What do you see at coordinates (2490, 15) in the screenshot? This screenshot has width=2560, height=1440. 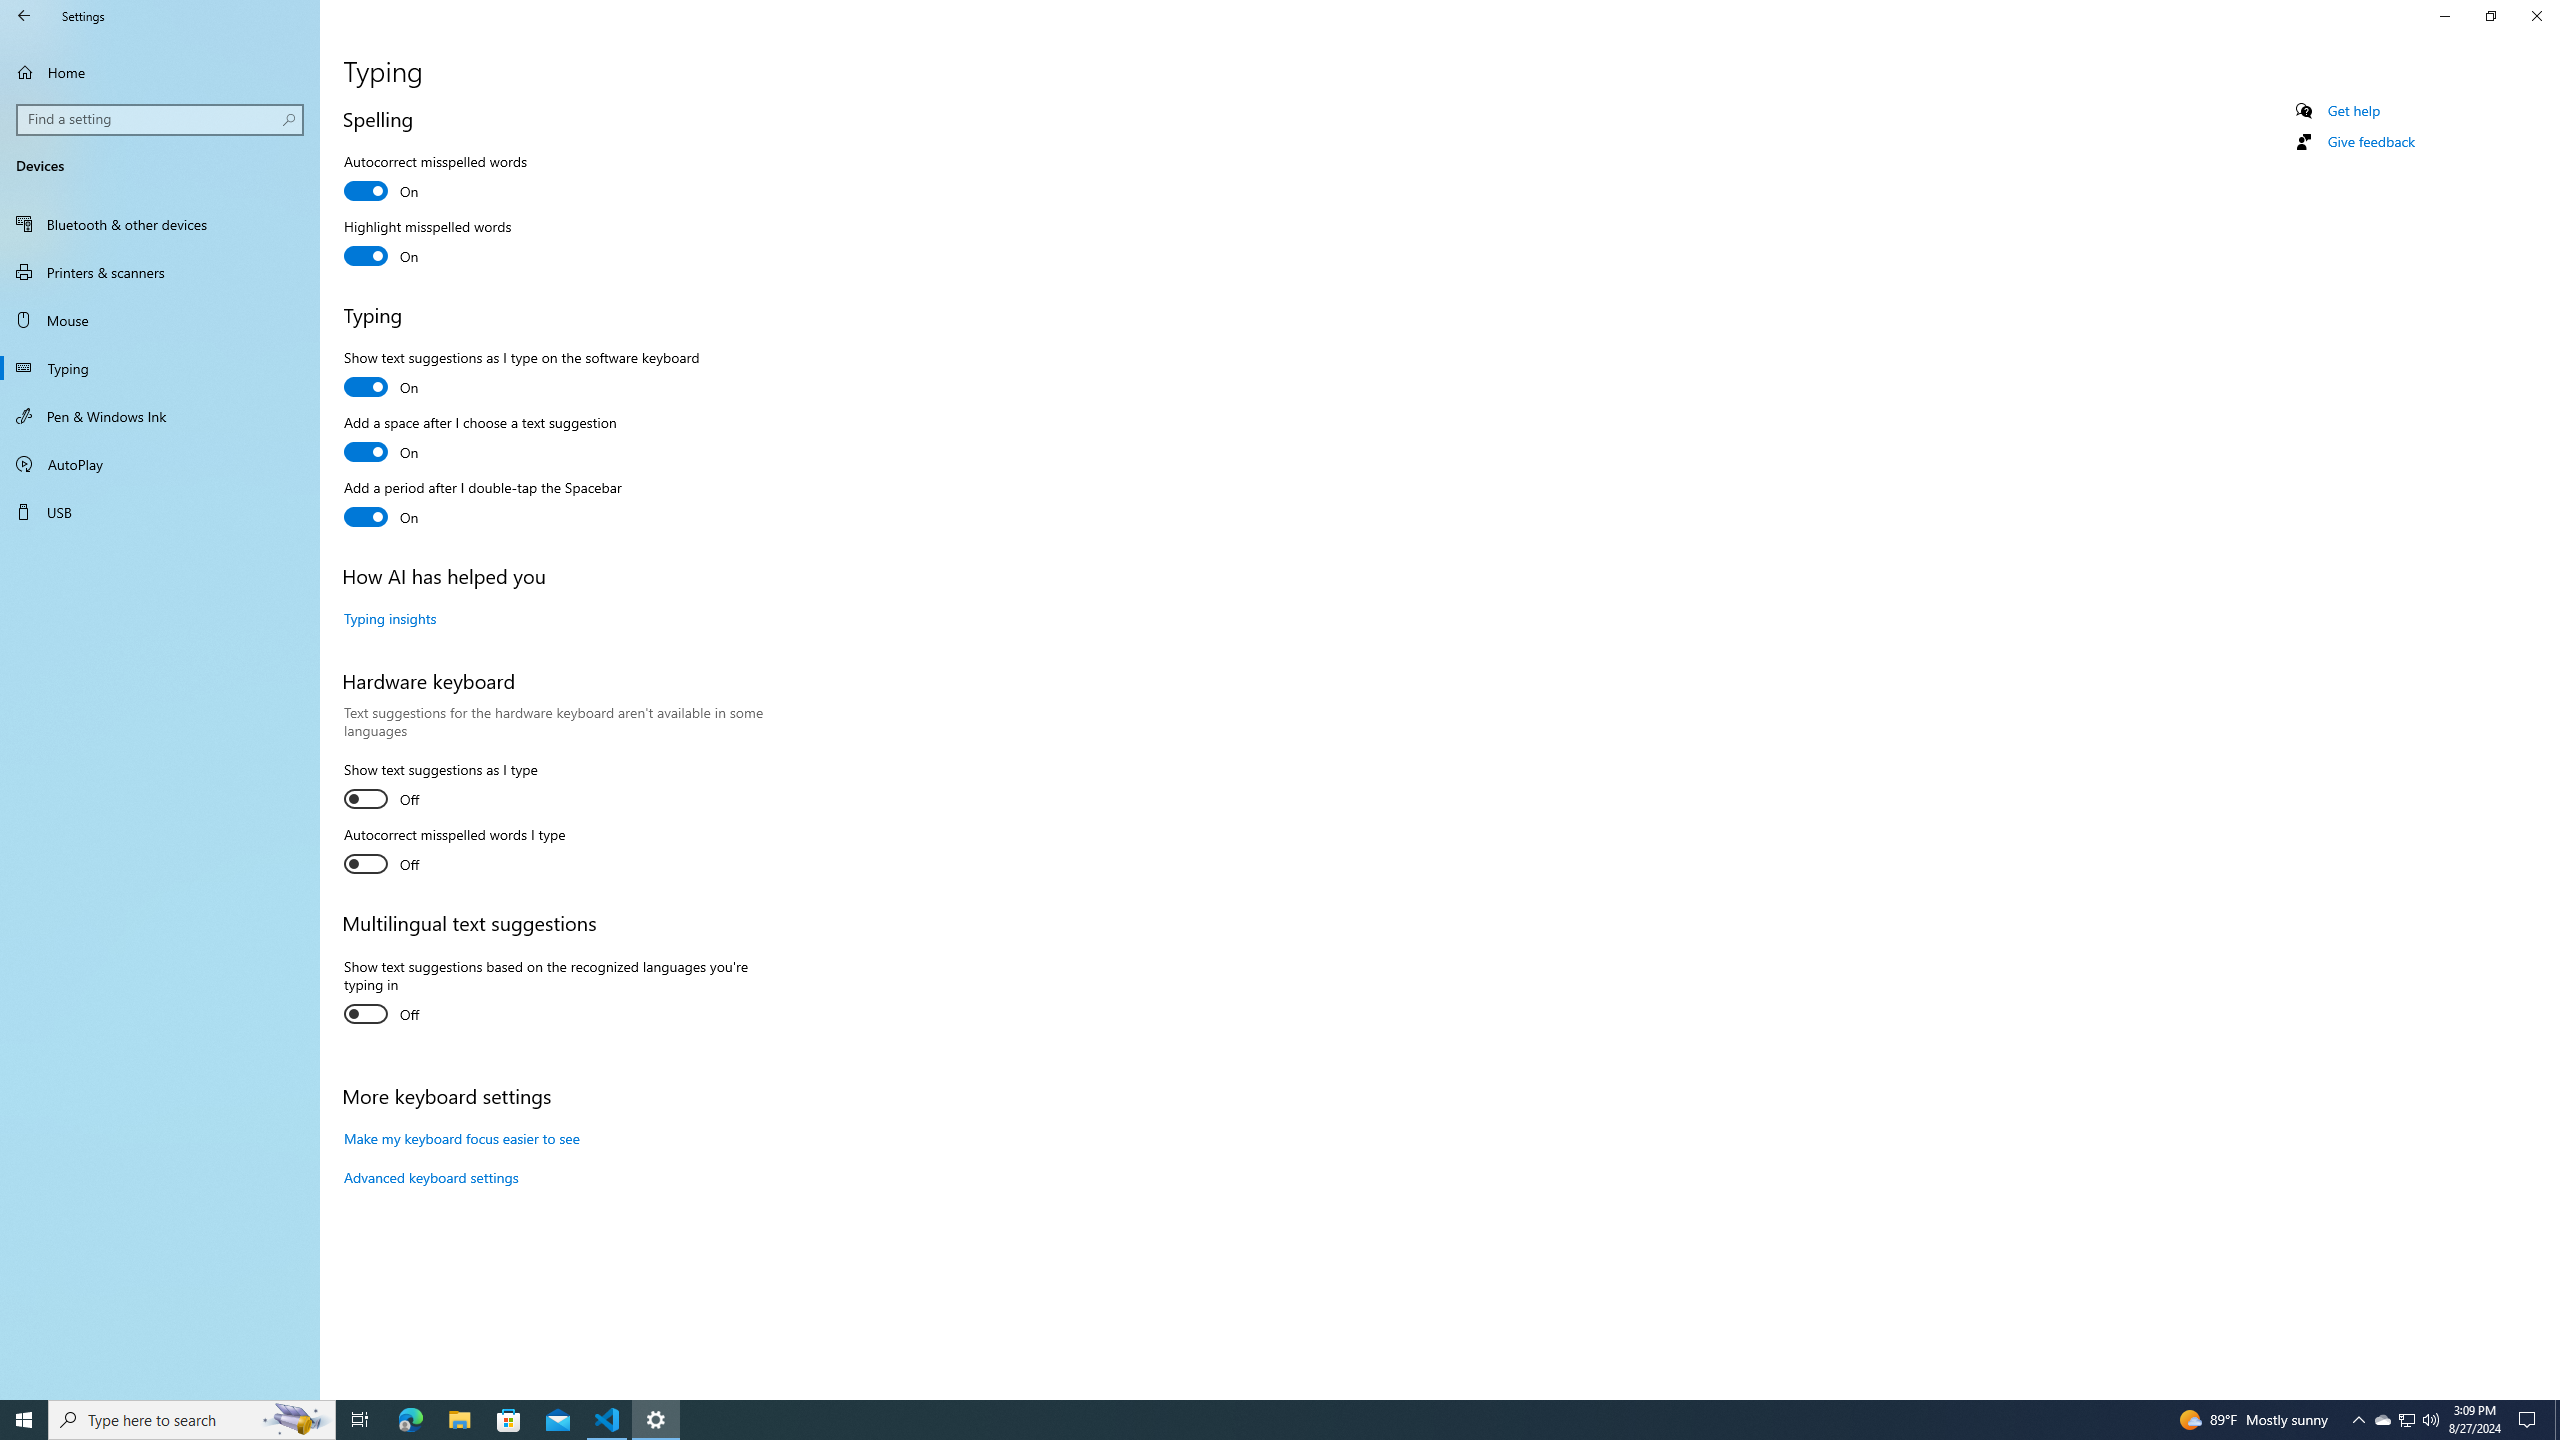 I see `'Restore Settings'` at bounding box center [2490, 15].